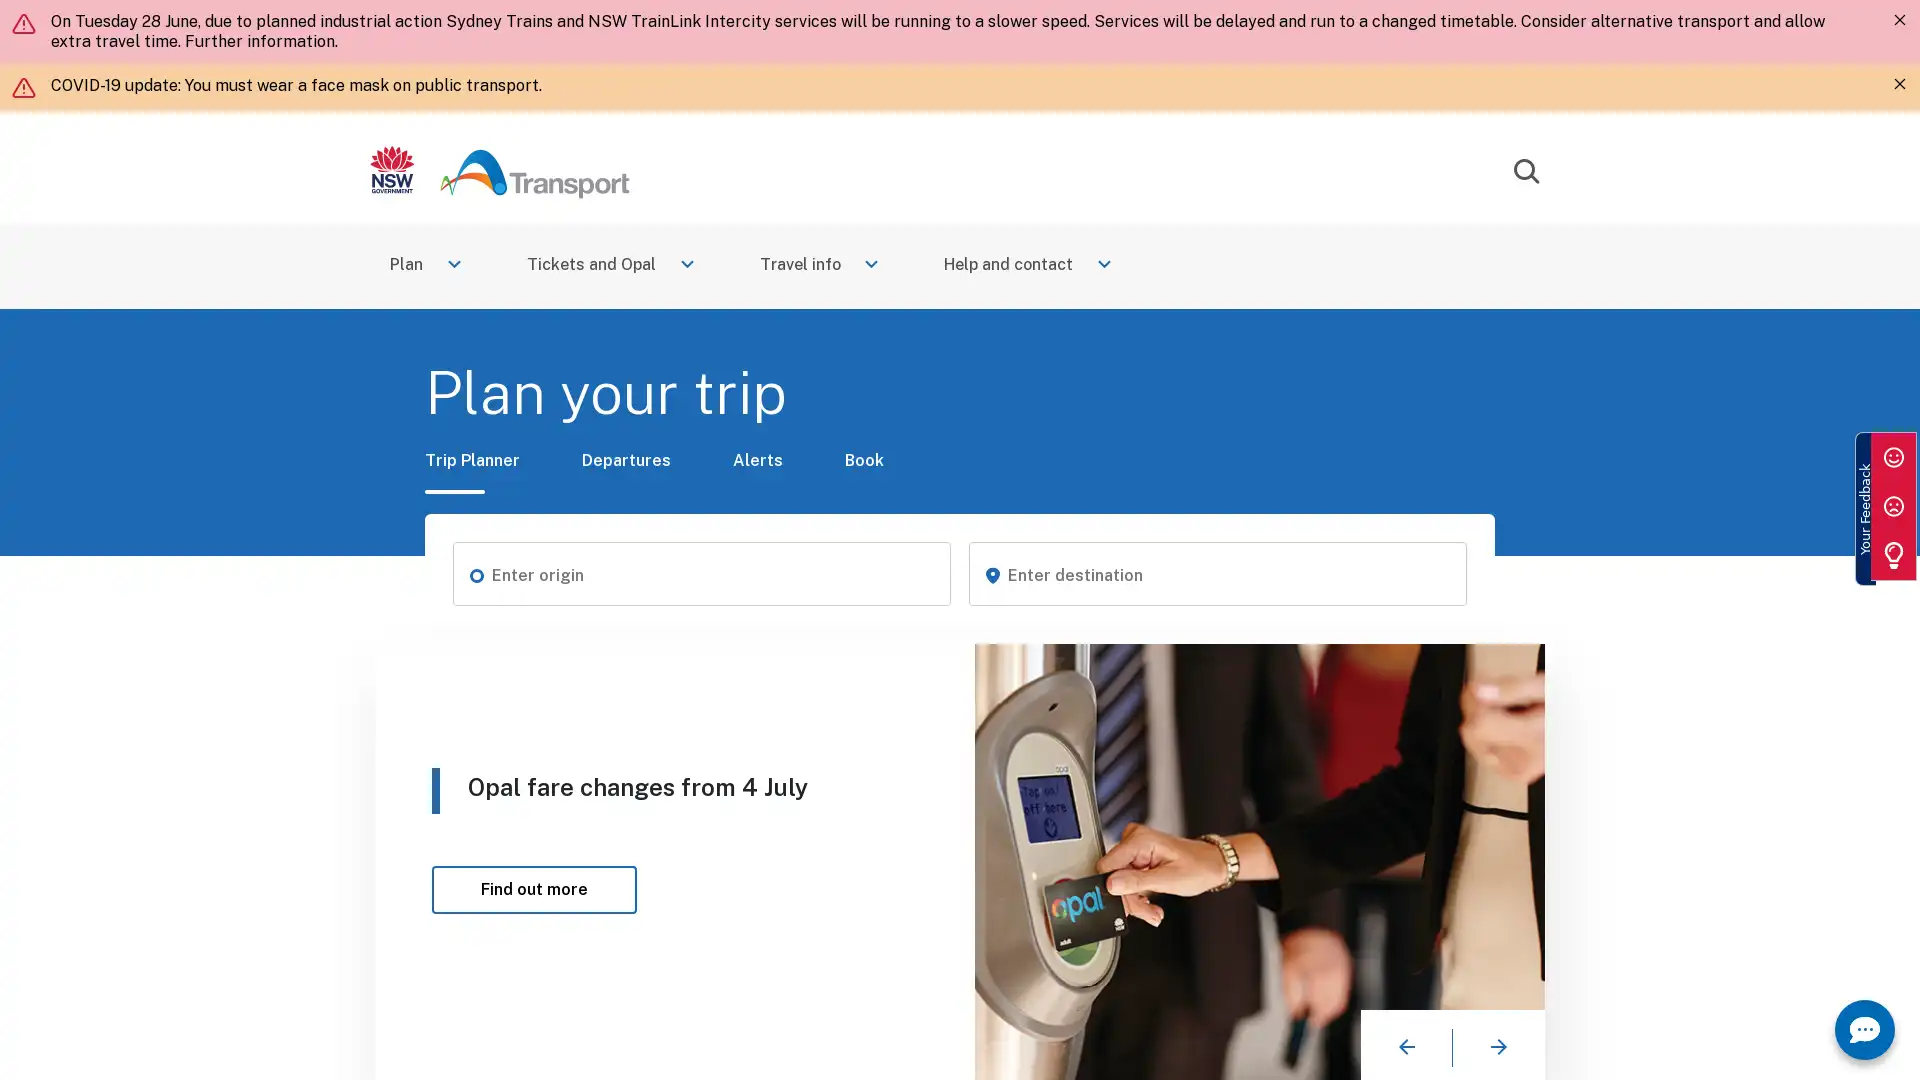  What do you see at coordinates (426, 265) in the screenshot?
I see `Plan` at bounding box center [426, 265].